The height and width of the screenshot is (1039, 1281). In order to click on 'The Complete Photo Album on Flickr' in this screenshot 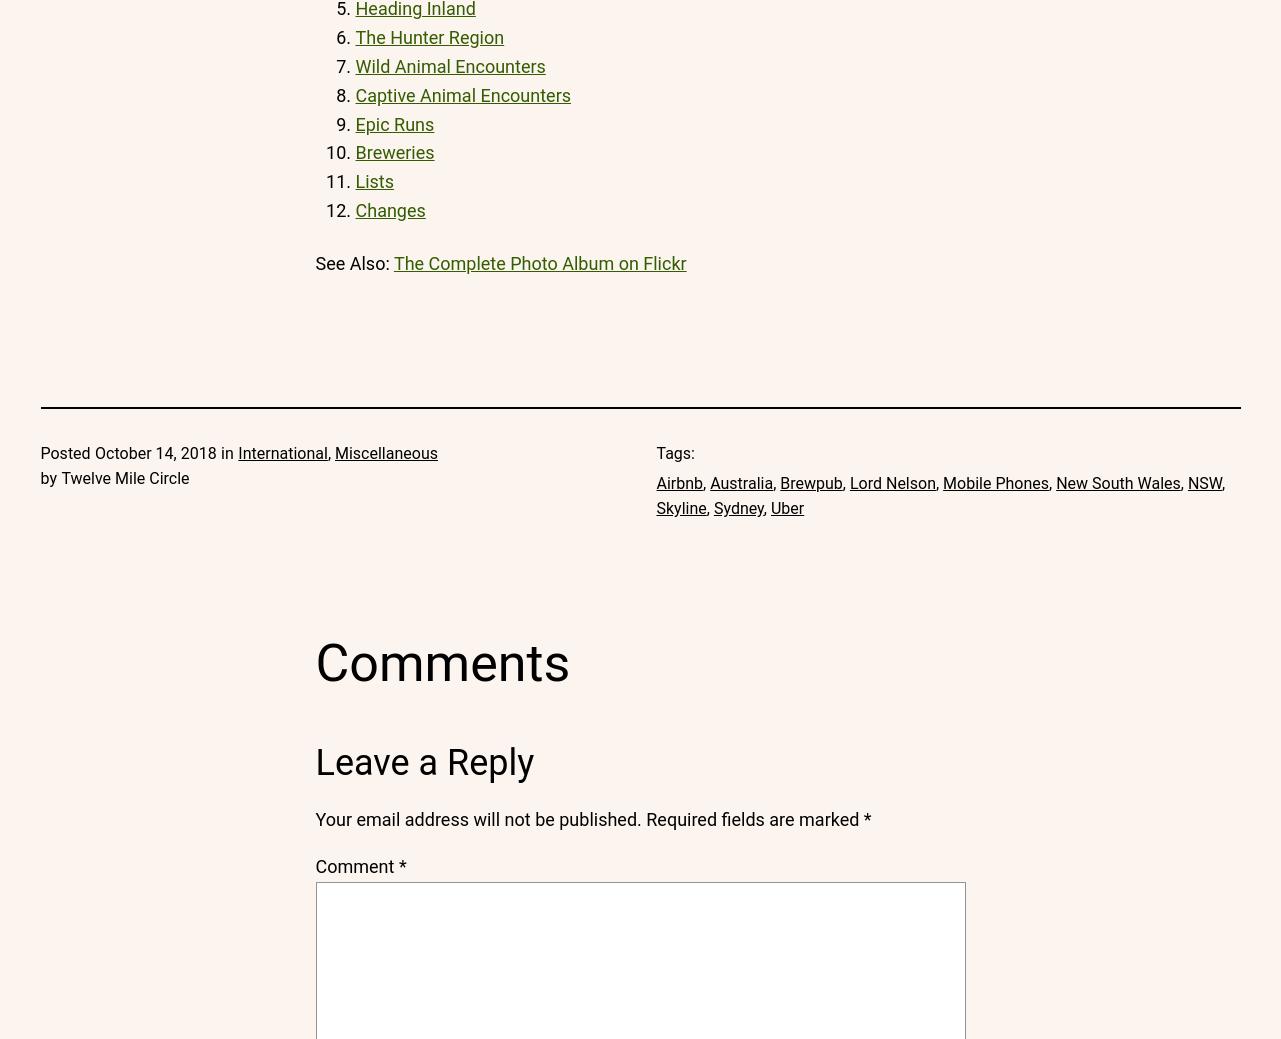, I will do `click(538, 262)`.